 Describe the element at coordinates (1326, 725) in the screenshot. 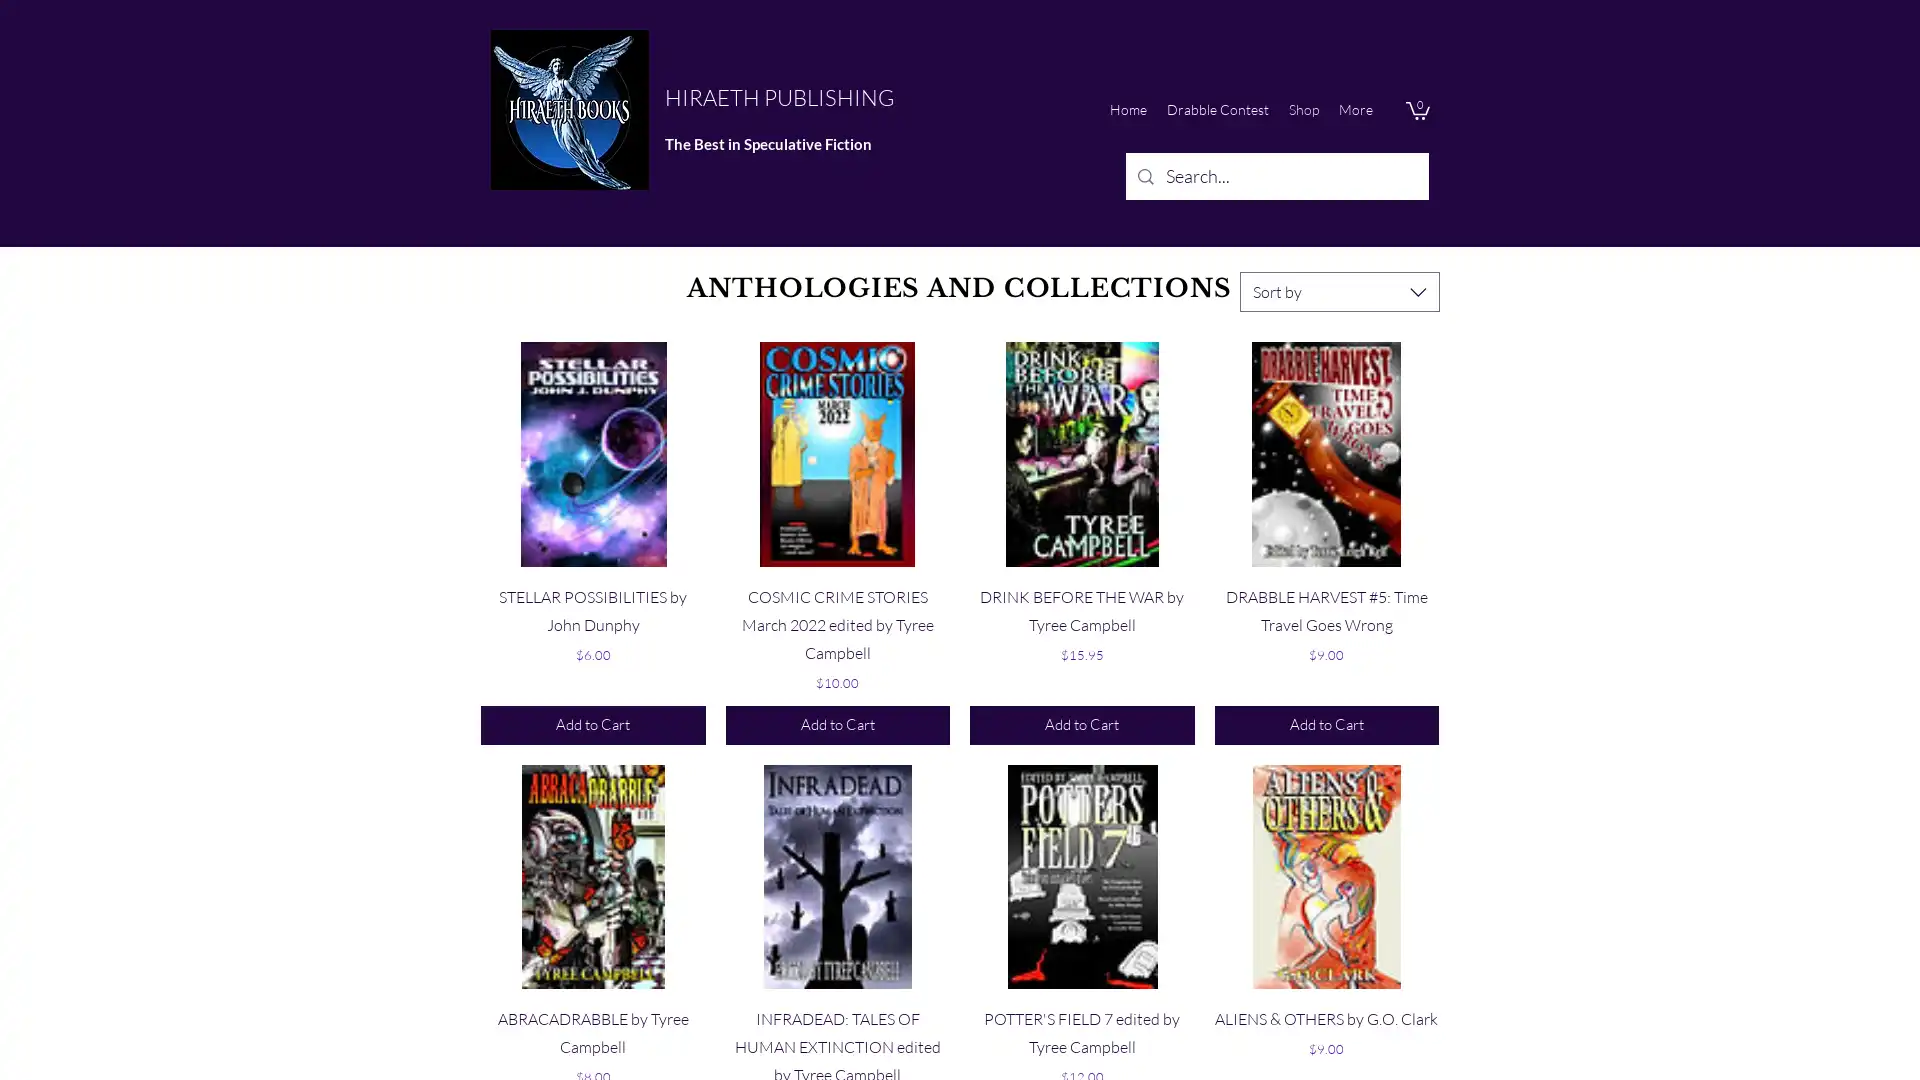

I see `Add to Cart` at that location.